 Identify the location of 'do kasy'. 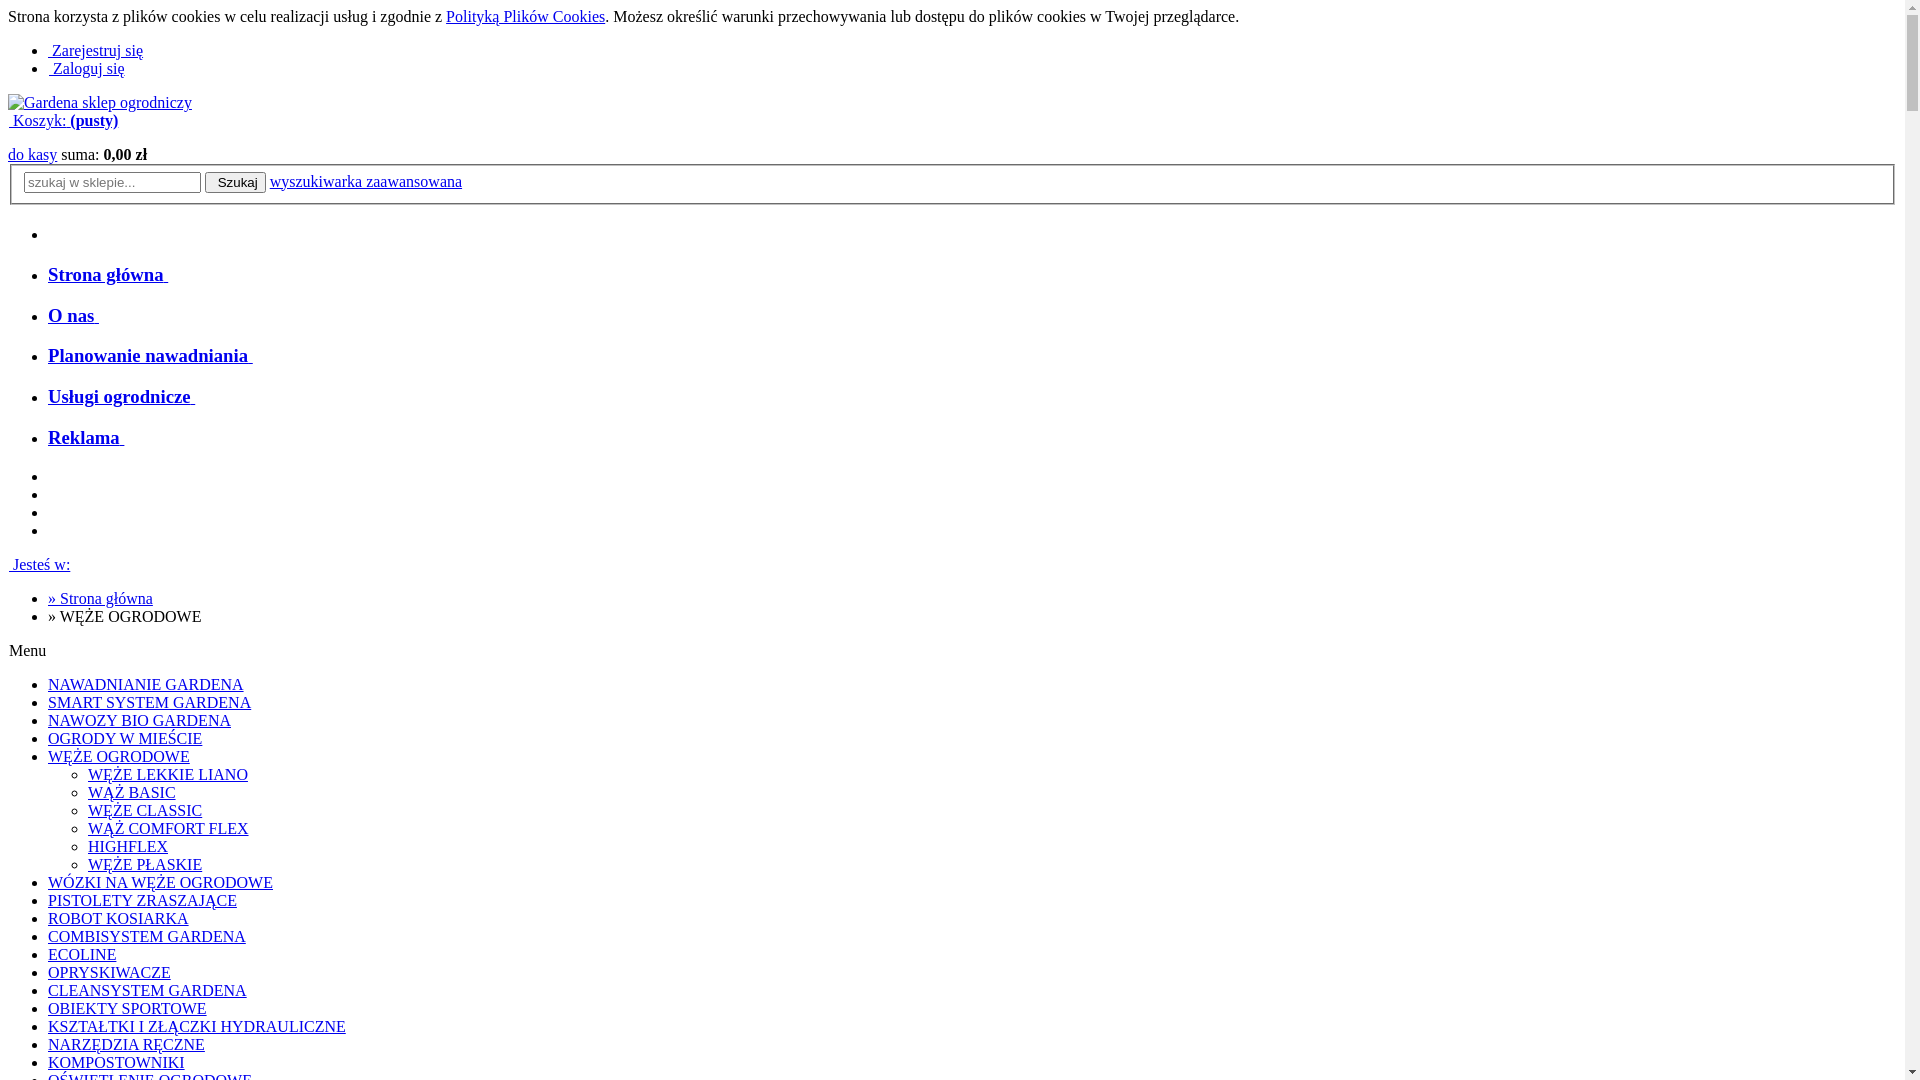
(32, 153).